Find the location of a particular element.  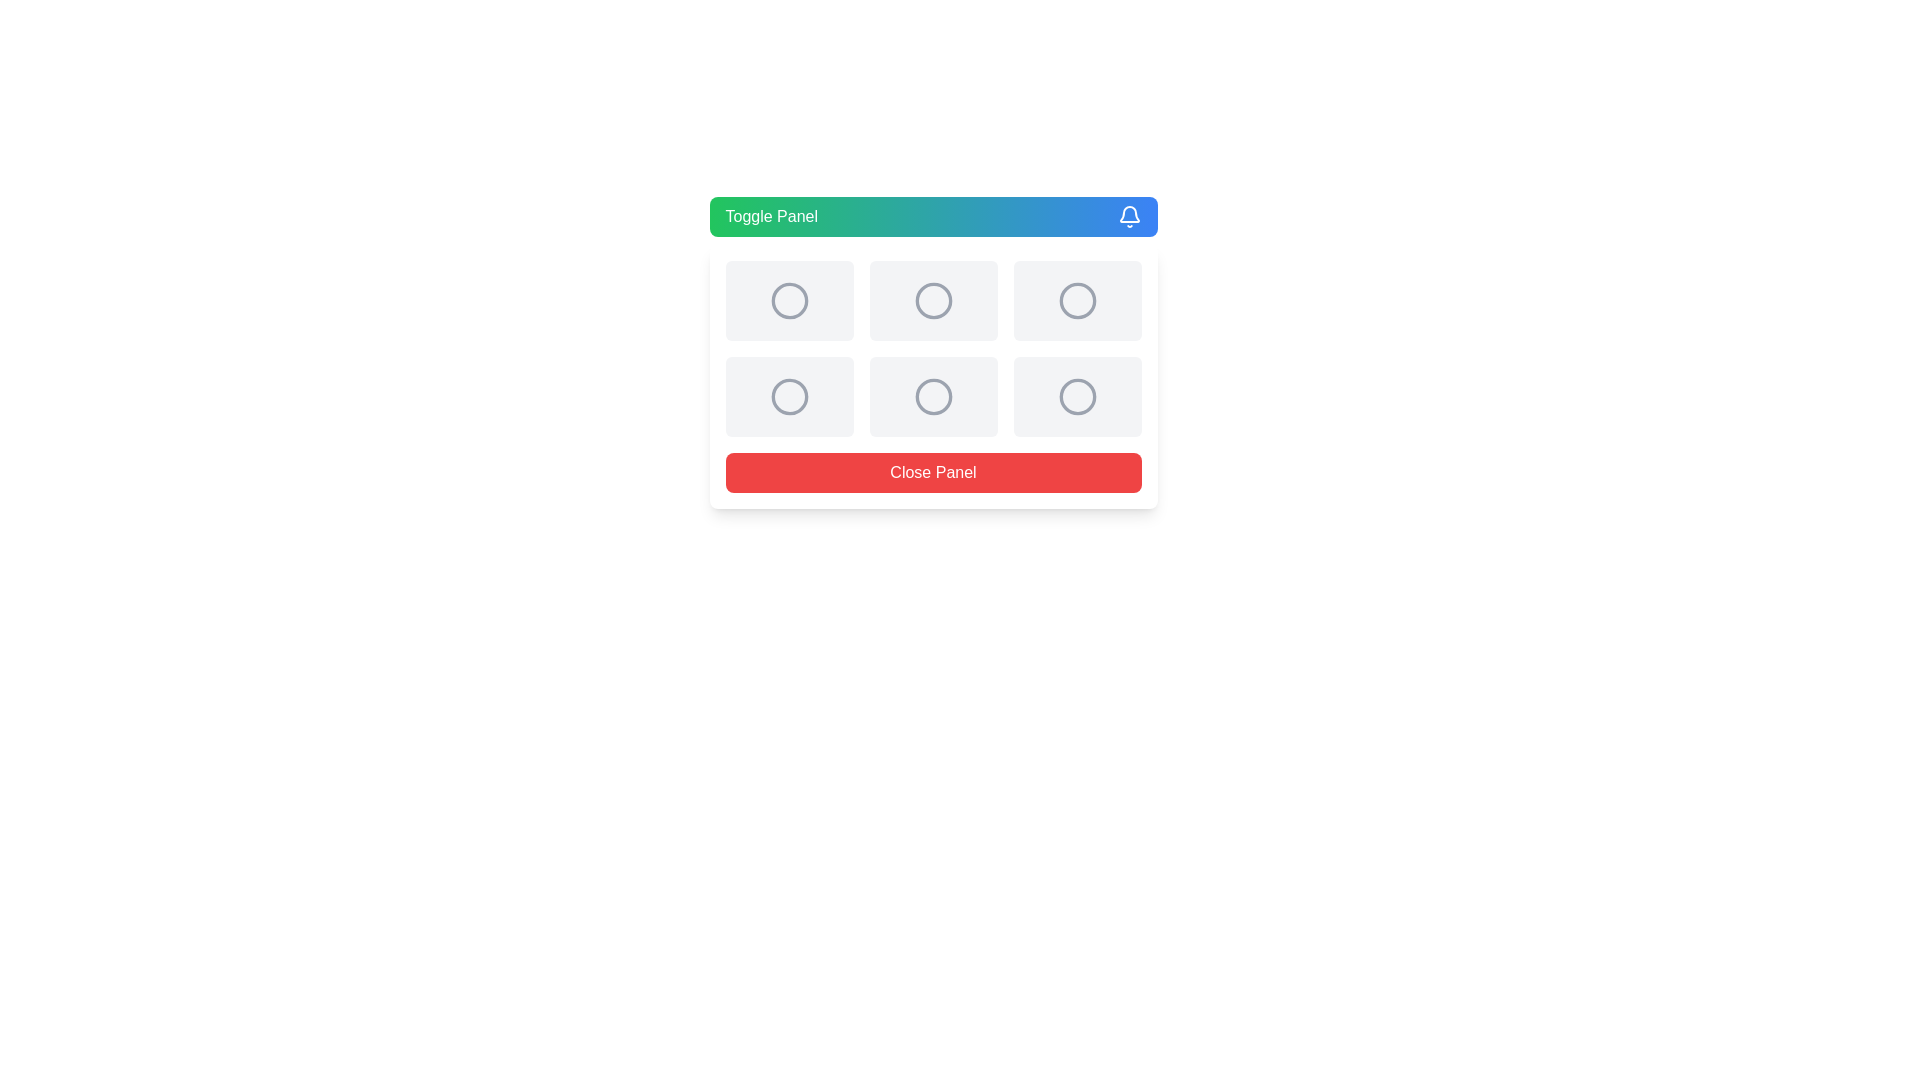

the bell icon's lower part, which is a curved shape resembling a bell's base, centrally aligned within the SVG graphic is located at coordinates (1129, 214).